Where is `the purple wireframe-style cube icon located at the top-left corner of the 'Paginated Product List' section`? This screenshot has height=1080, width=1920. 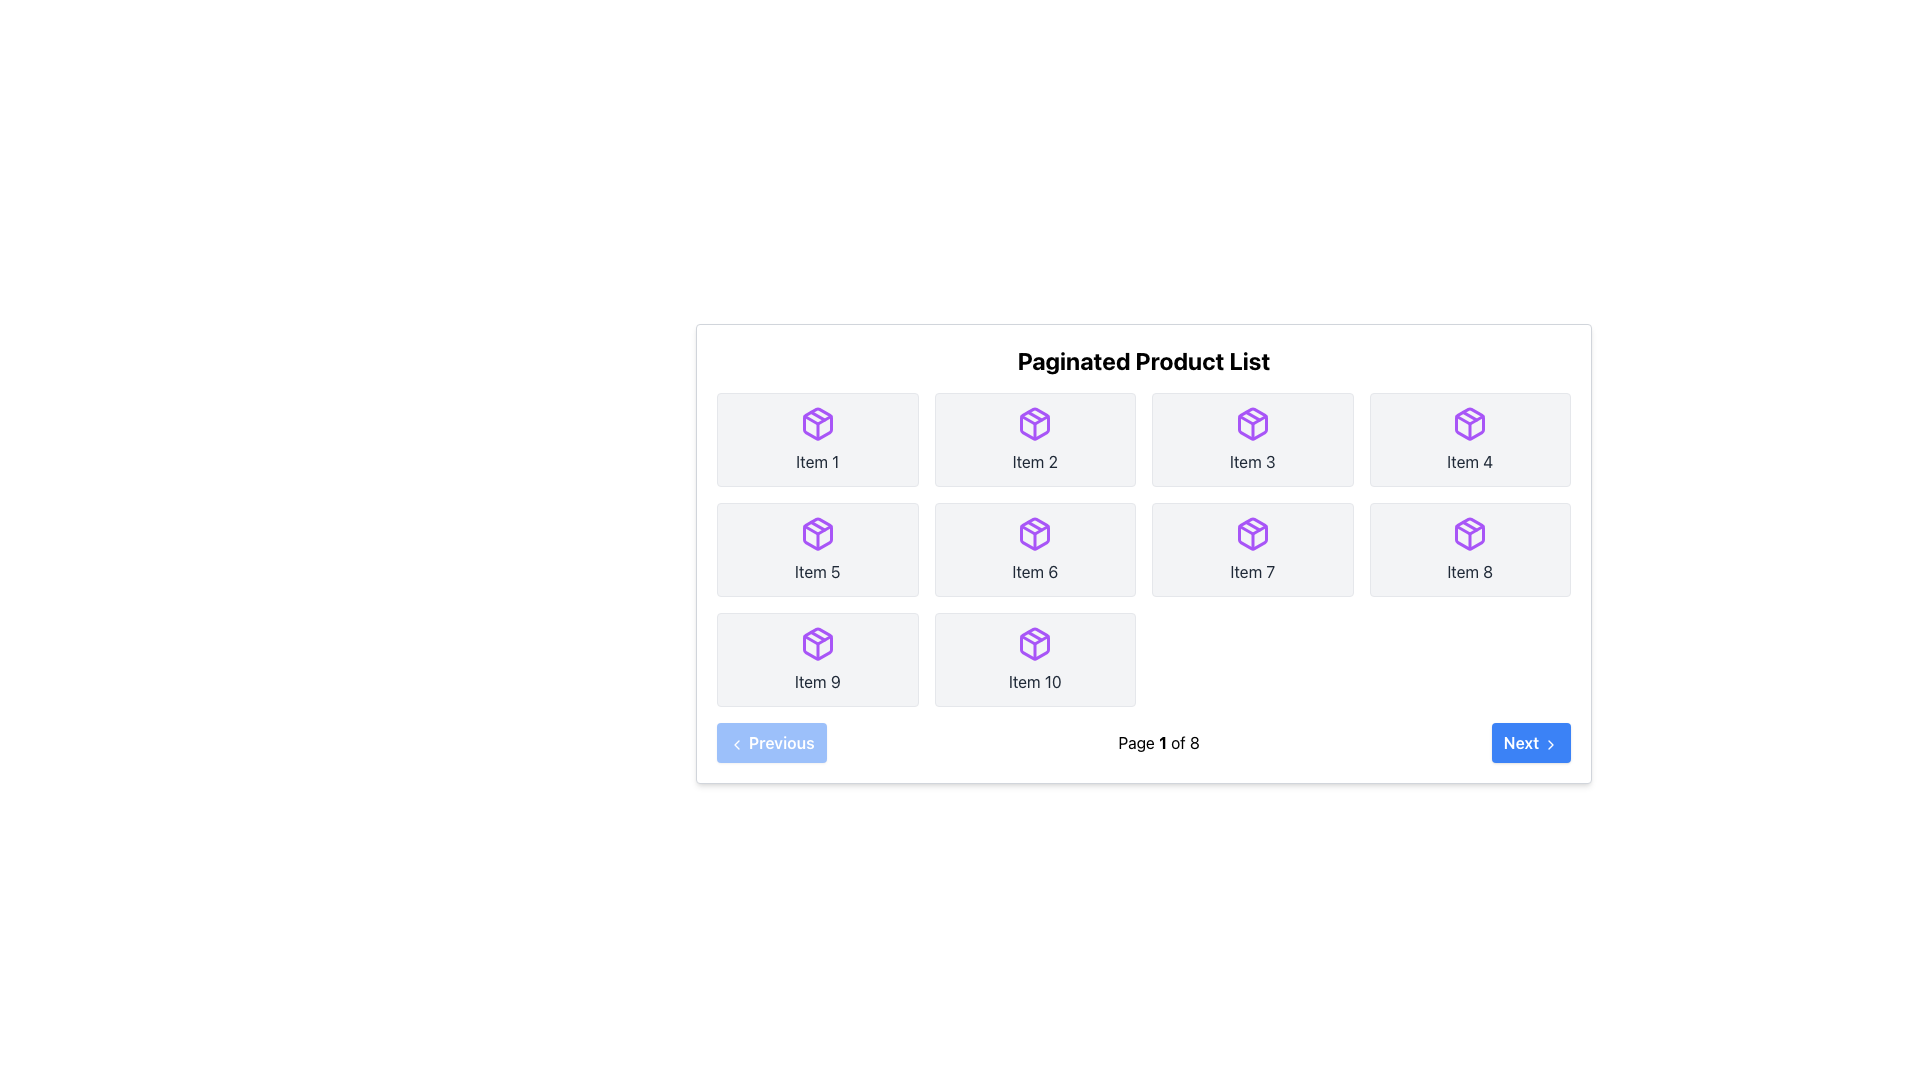 the purple wireframe-style cube icon located at the top-left corner of the 'Paginated Product List' section is located at coordinates (817, 423).